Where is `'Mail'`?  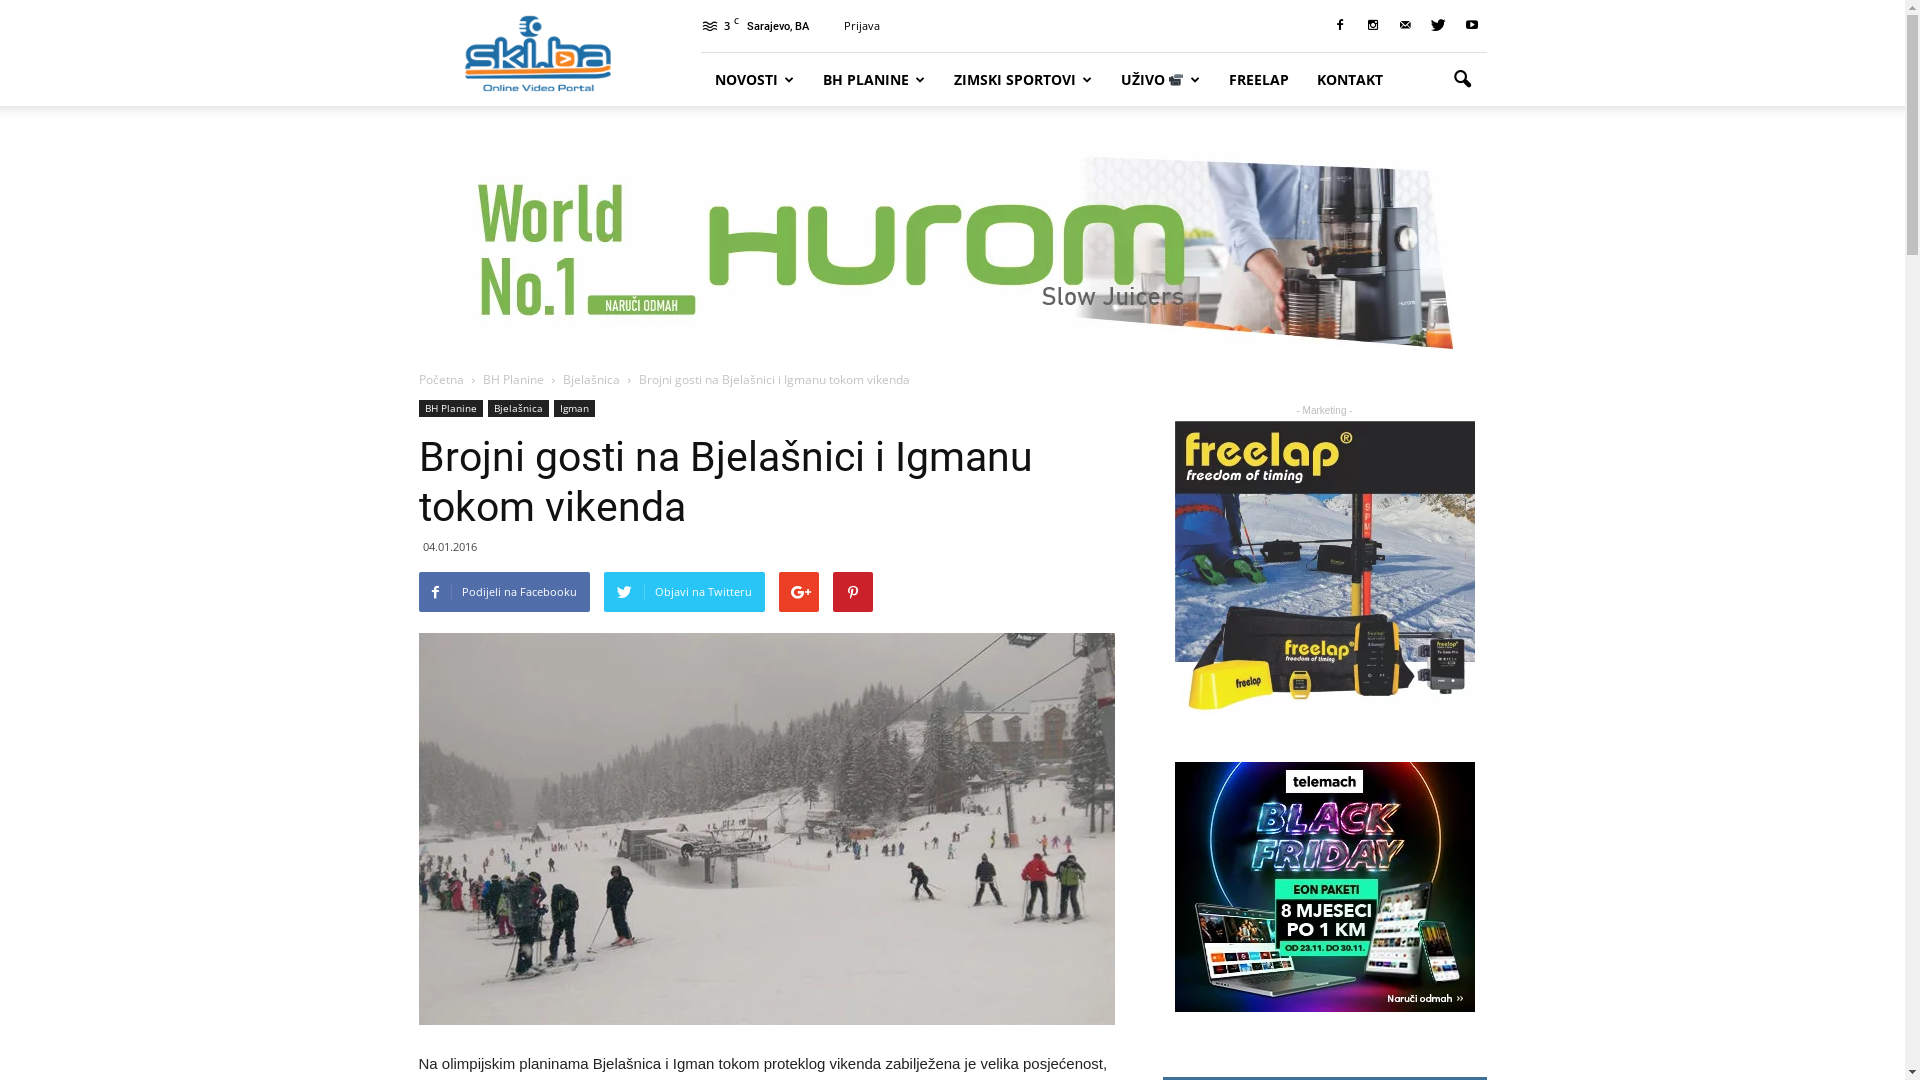 'Mail' is located at coordinates (1404, 26).